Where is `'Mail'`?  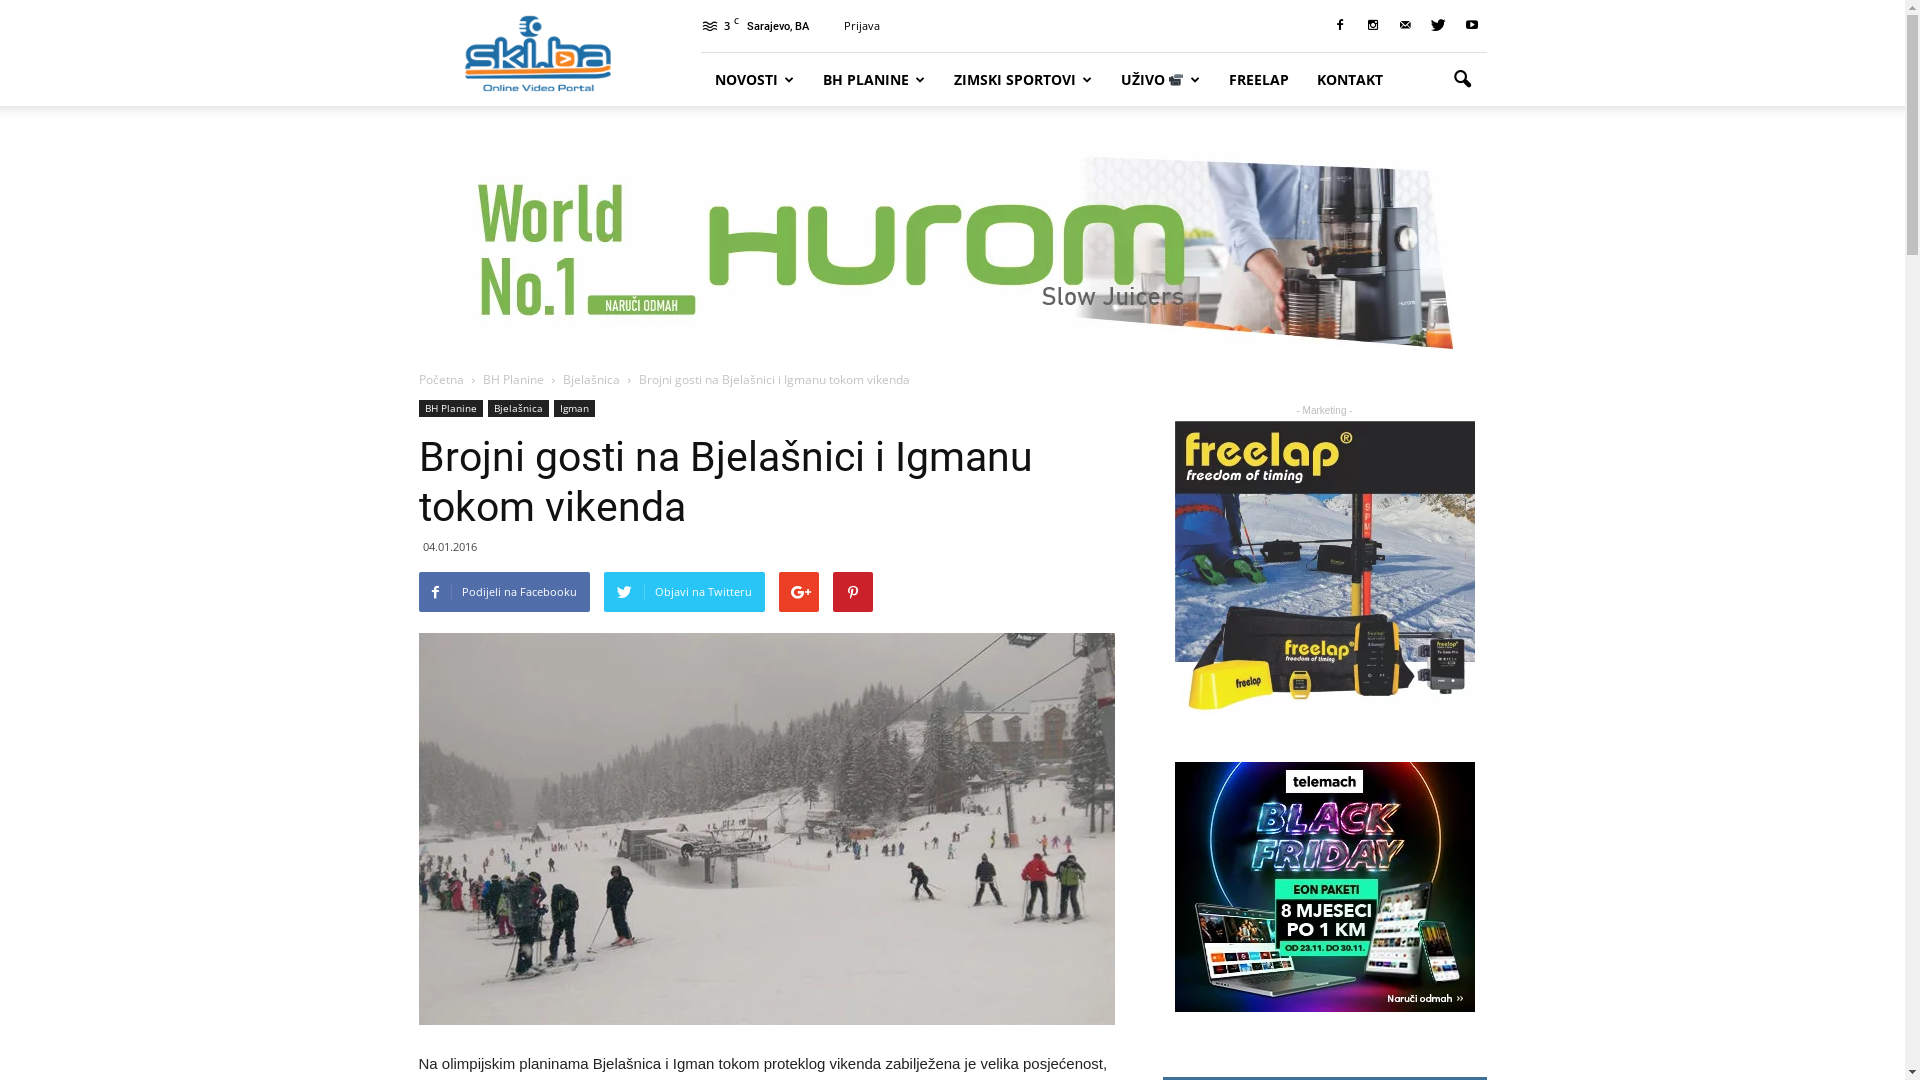 'Mail' is located at coordinates (1404, 26).